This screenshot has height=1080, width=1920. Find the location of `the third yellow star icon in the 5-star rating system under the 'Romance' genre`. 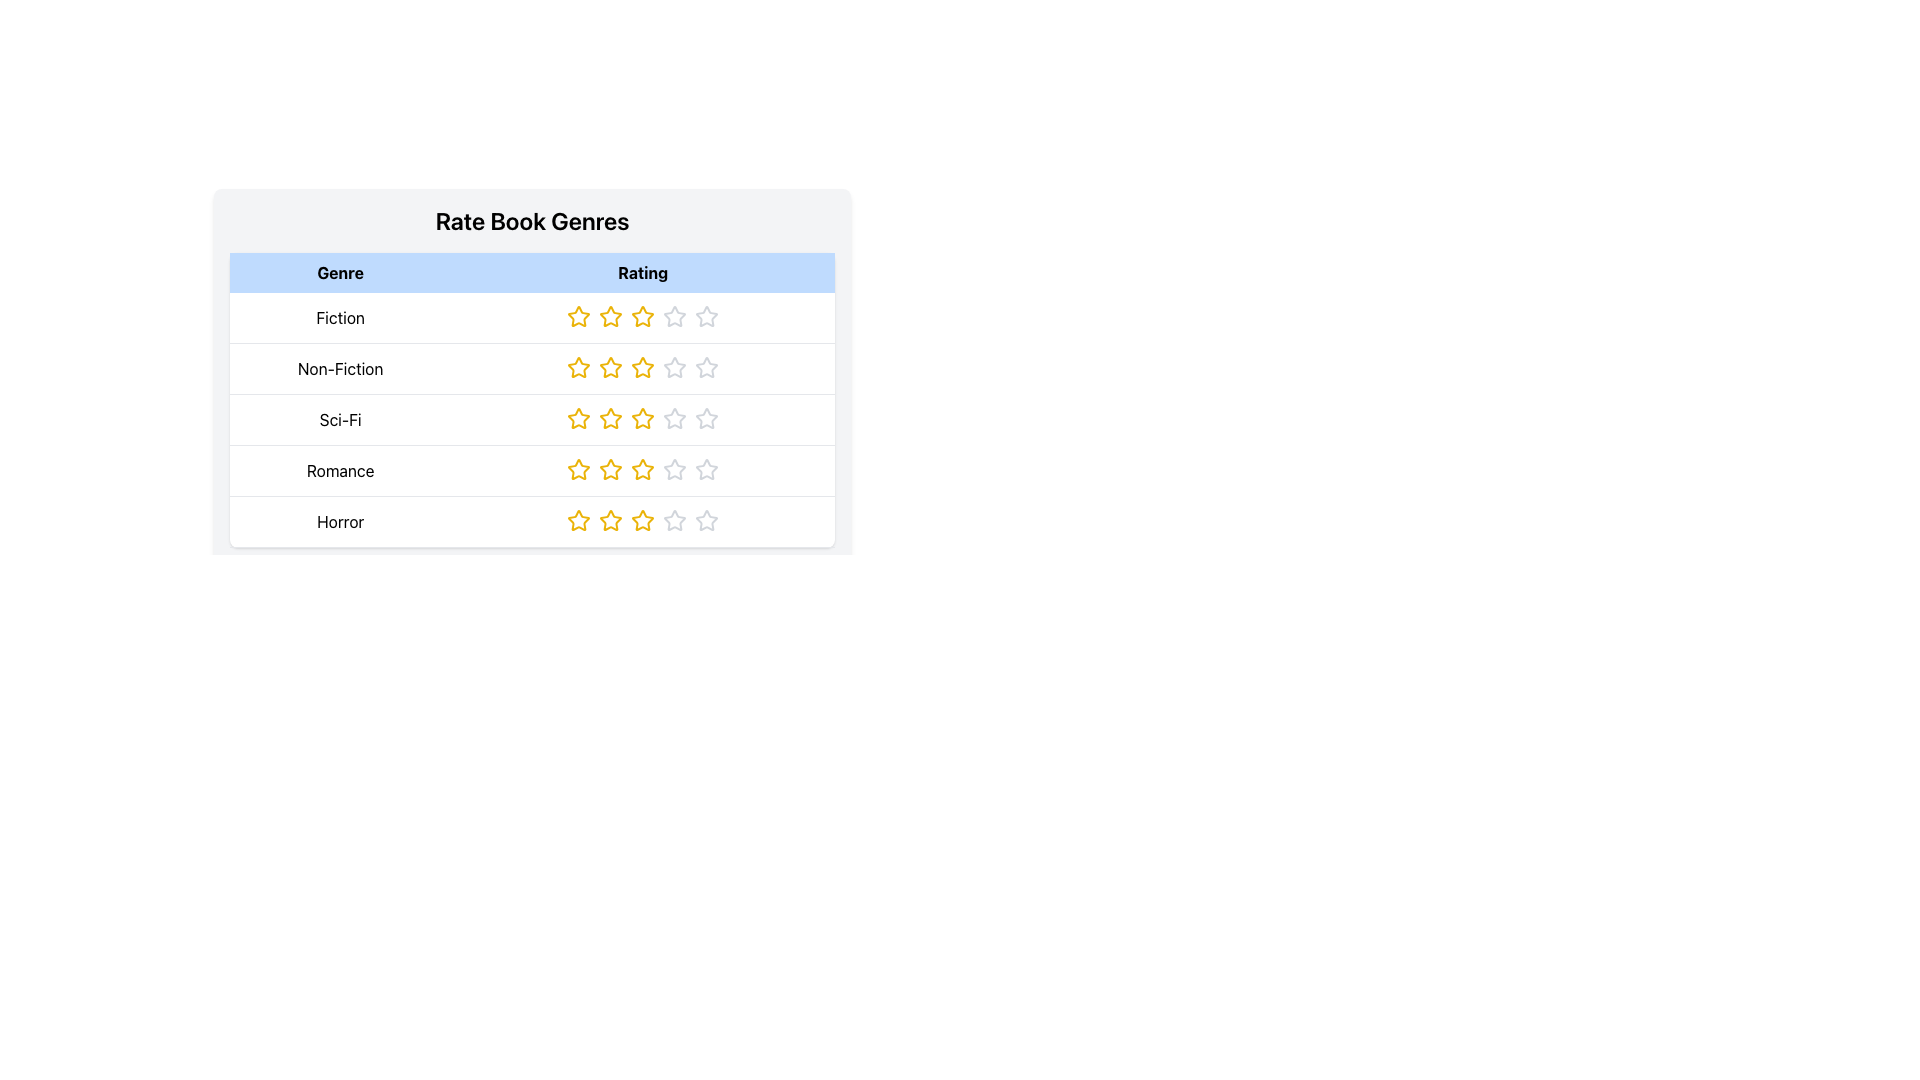

the third yellow star icon in the 5-star rating system under the 'Romance' genre is located at coordinates (643, 469).